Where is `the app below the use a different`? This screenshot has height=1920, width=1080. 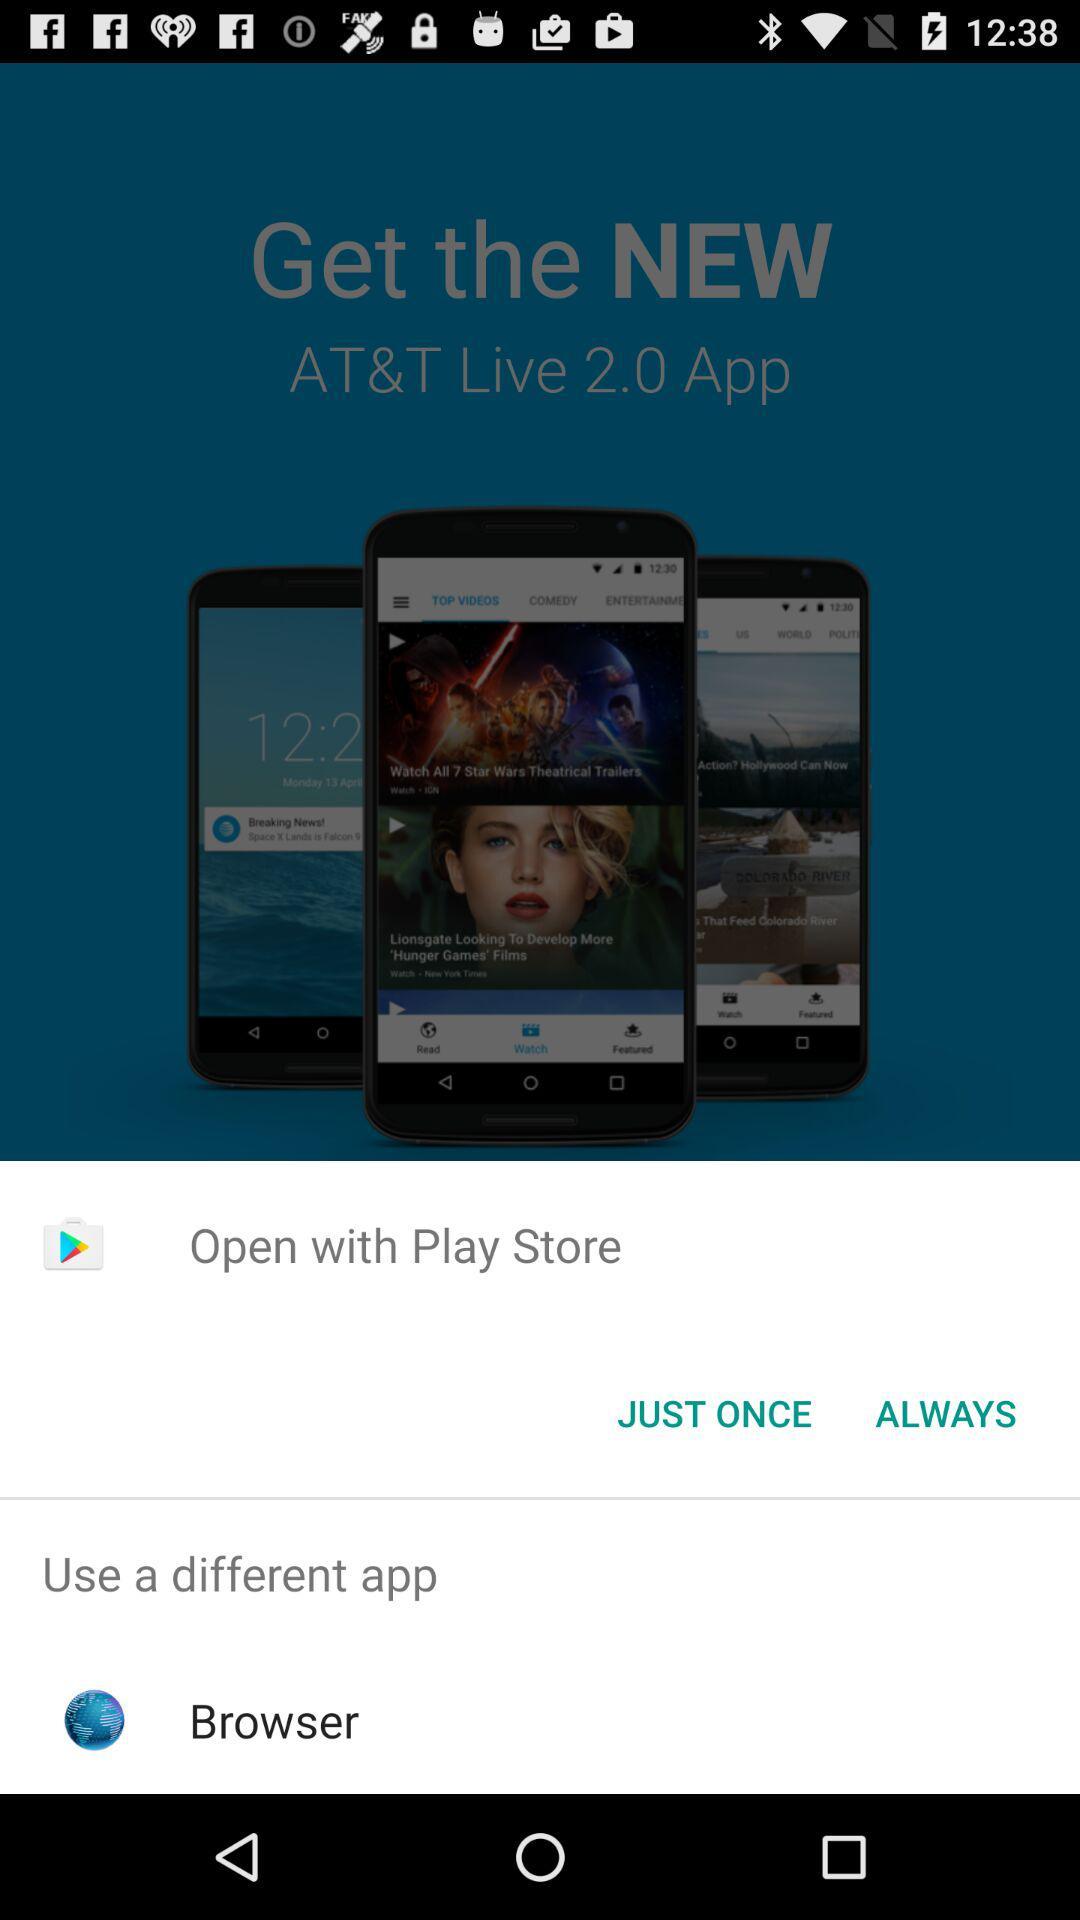 the app below the use a different is located at coordinates (274, 1719).